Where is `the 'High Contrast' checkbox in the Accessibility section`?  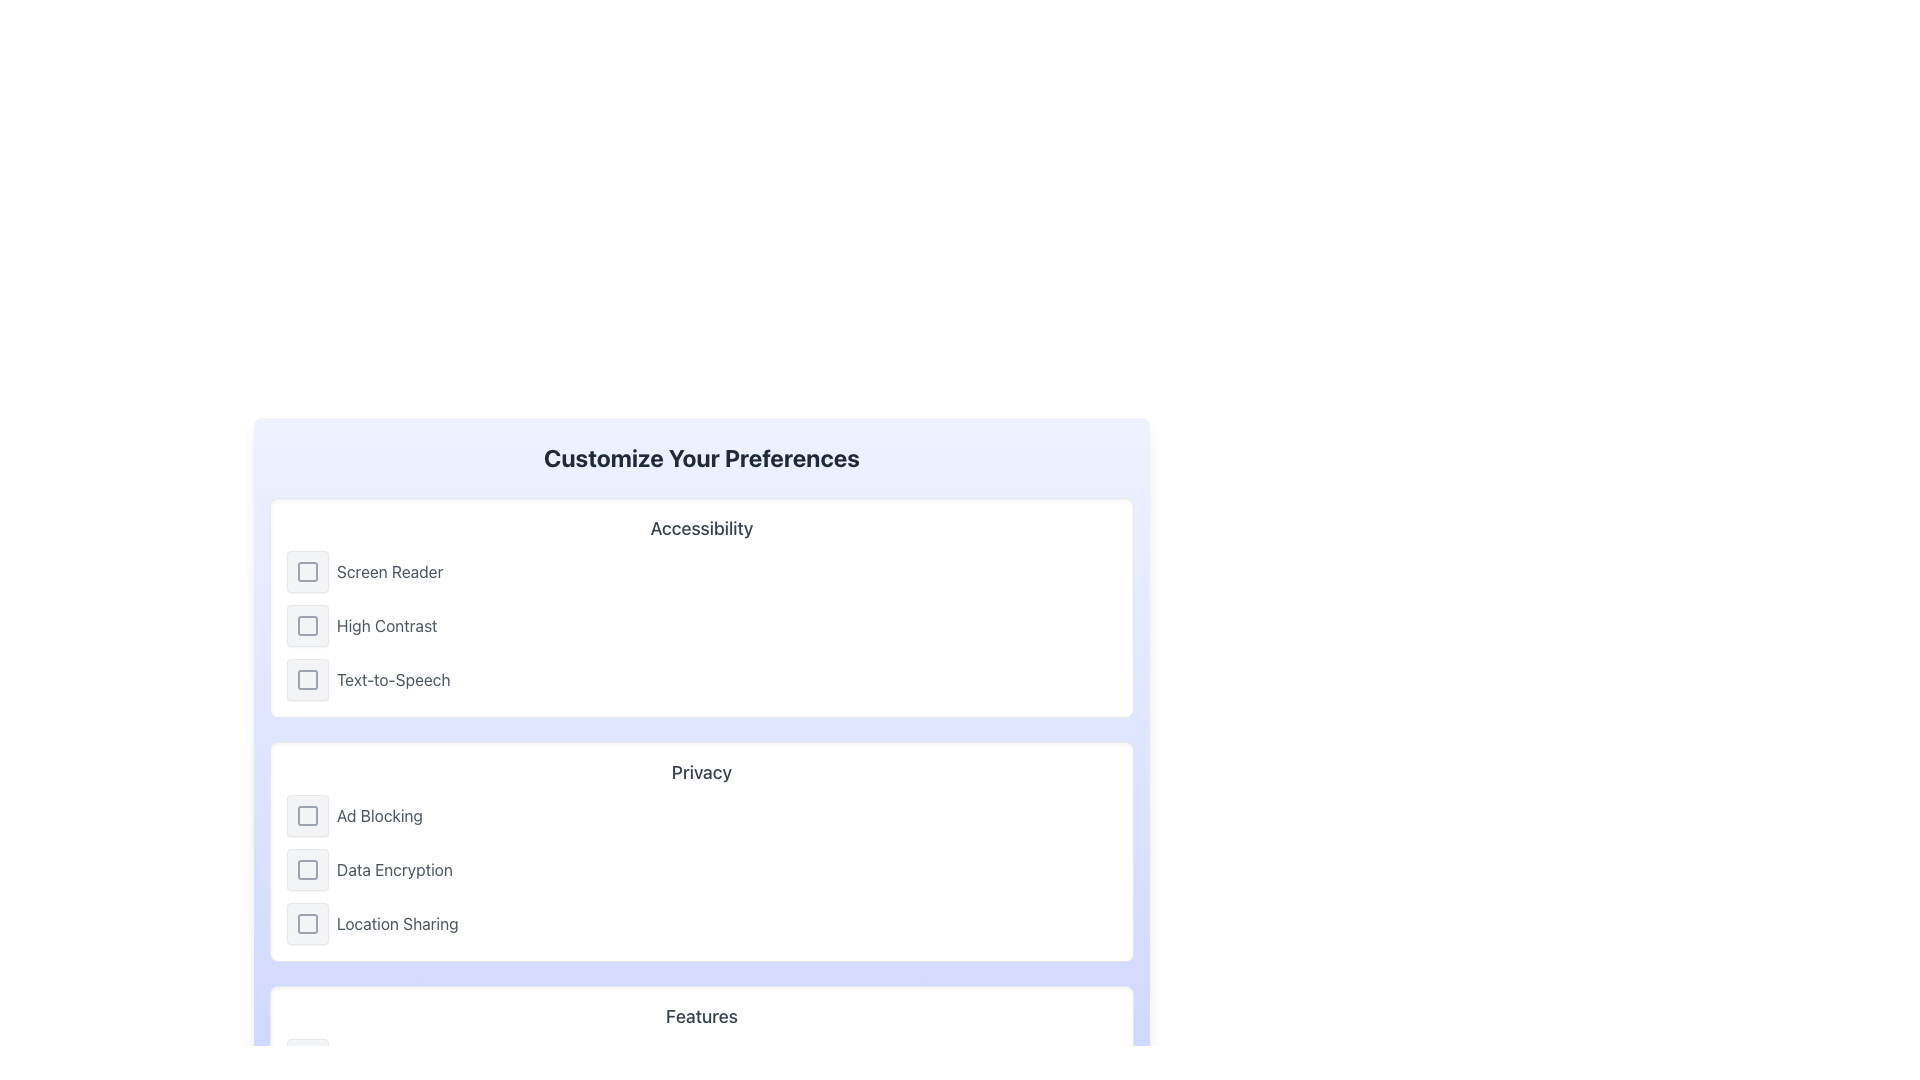 the 'High Contrast' checkbox in the Accessibility section is located at coordinates (306, 624).